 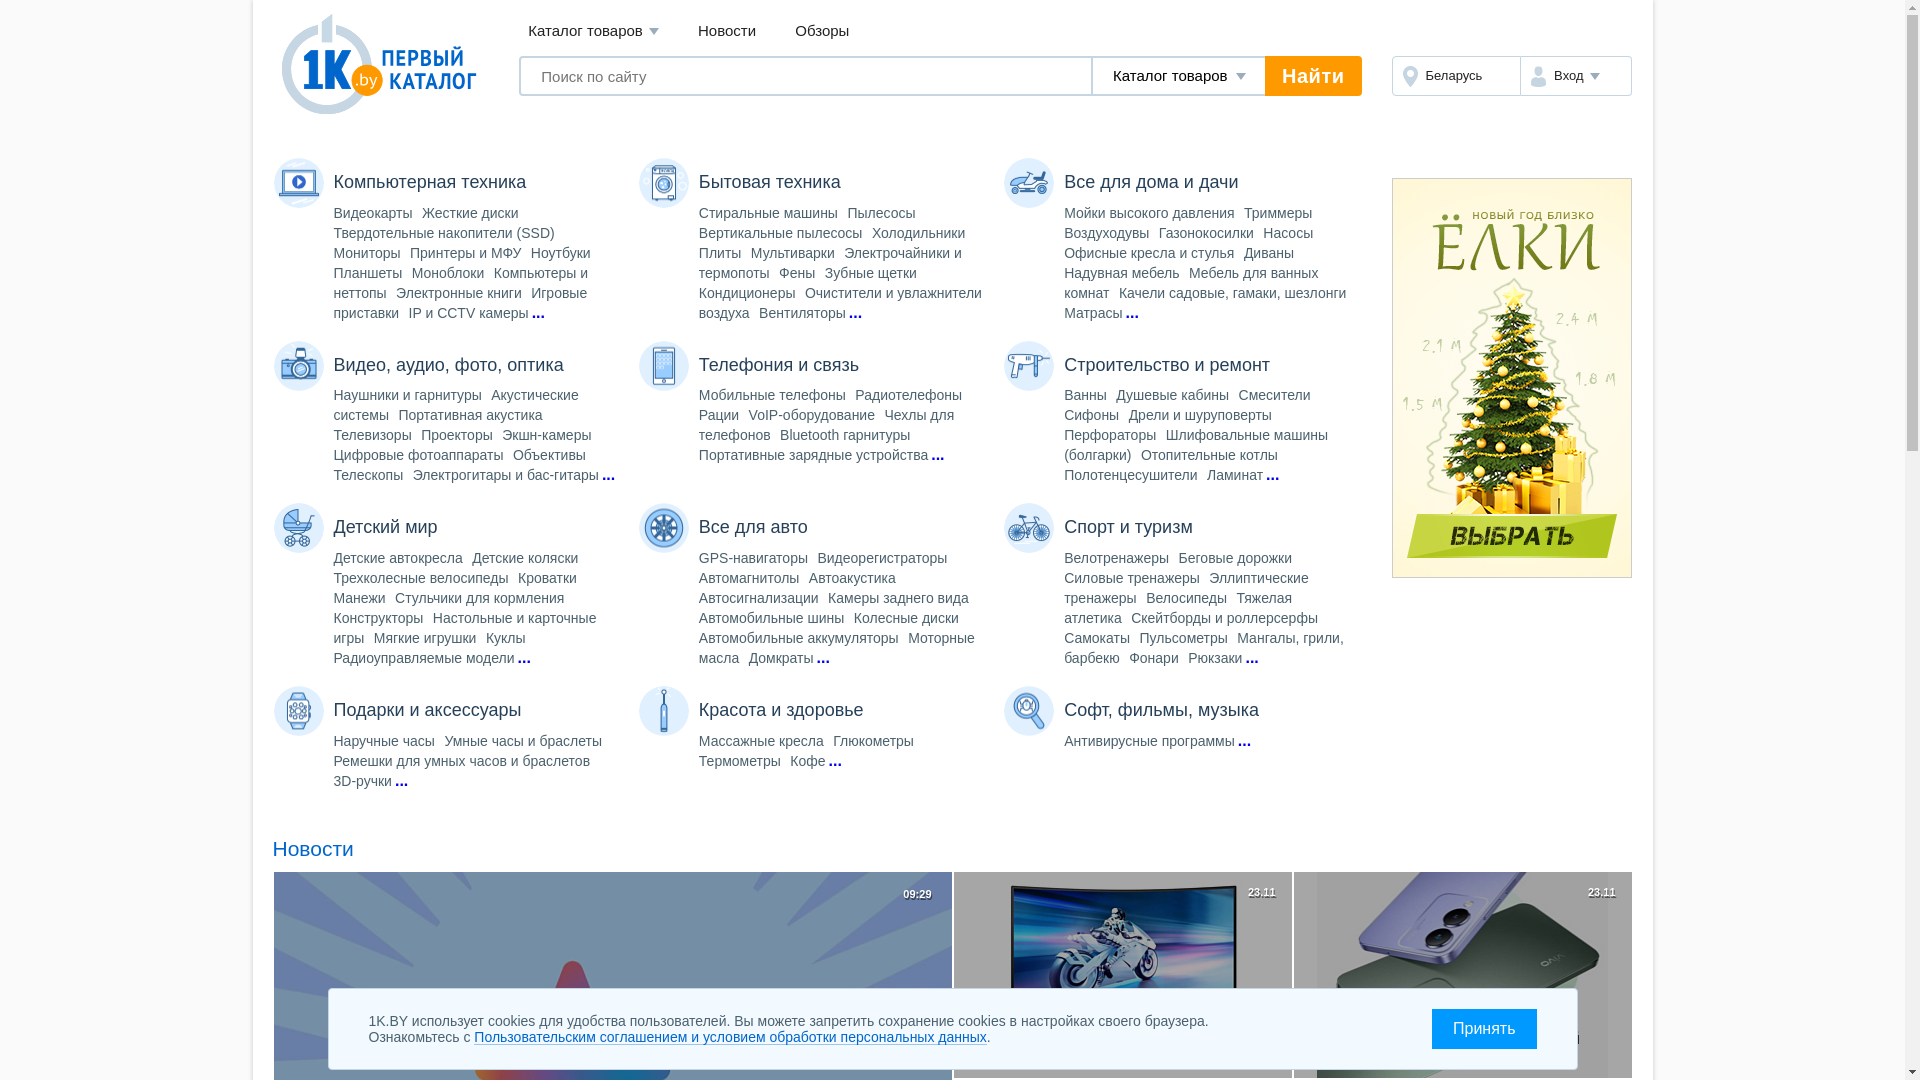 What do you see at coordinates (1243, 740) in the screenshot?
I see `'...'` at bounding box center [1243, 740].